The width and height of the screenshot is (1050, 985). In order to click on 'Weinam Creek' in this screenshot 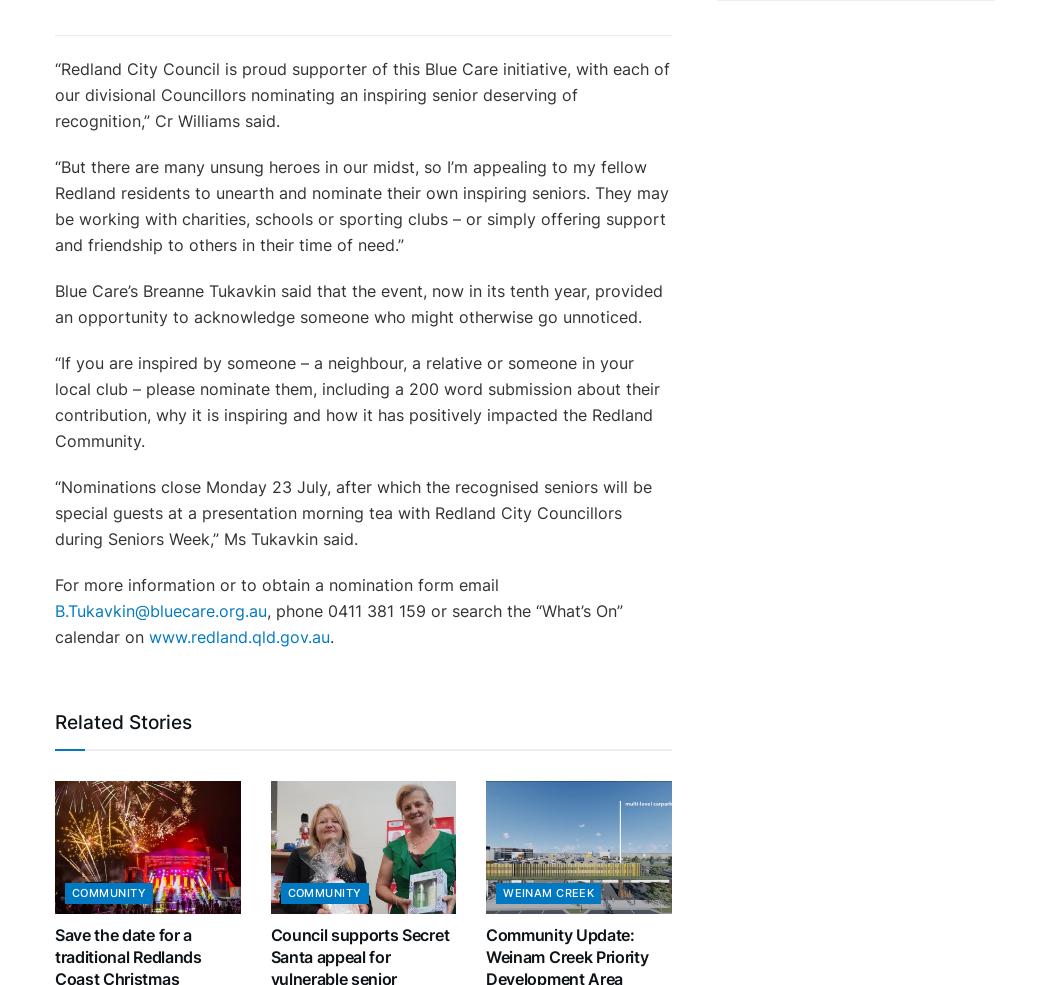, I will do `click(501, 892)`.